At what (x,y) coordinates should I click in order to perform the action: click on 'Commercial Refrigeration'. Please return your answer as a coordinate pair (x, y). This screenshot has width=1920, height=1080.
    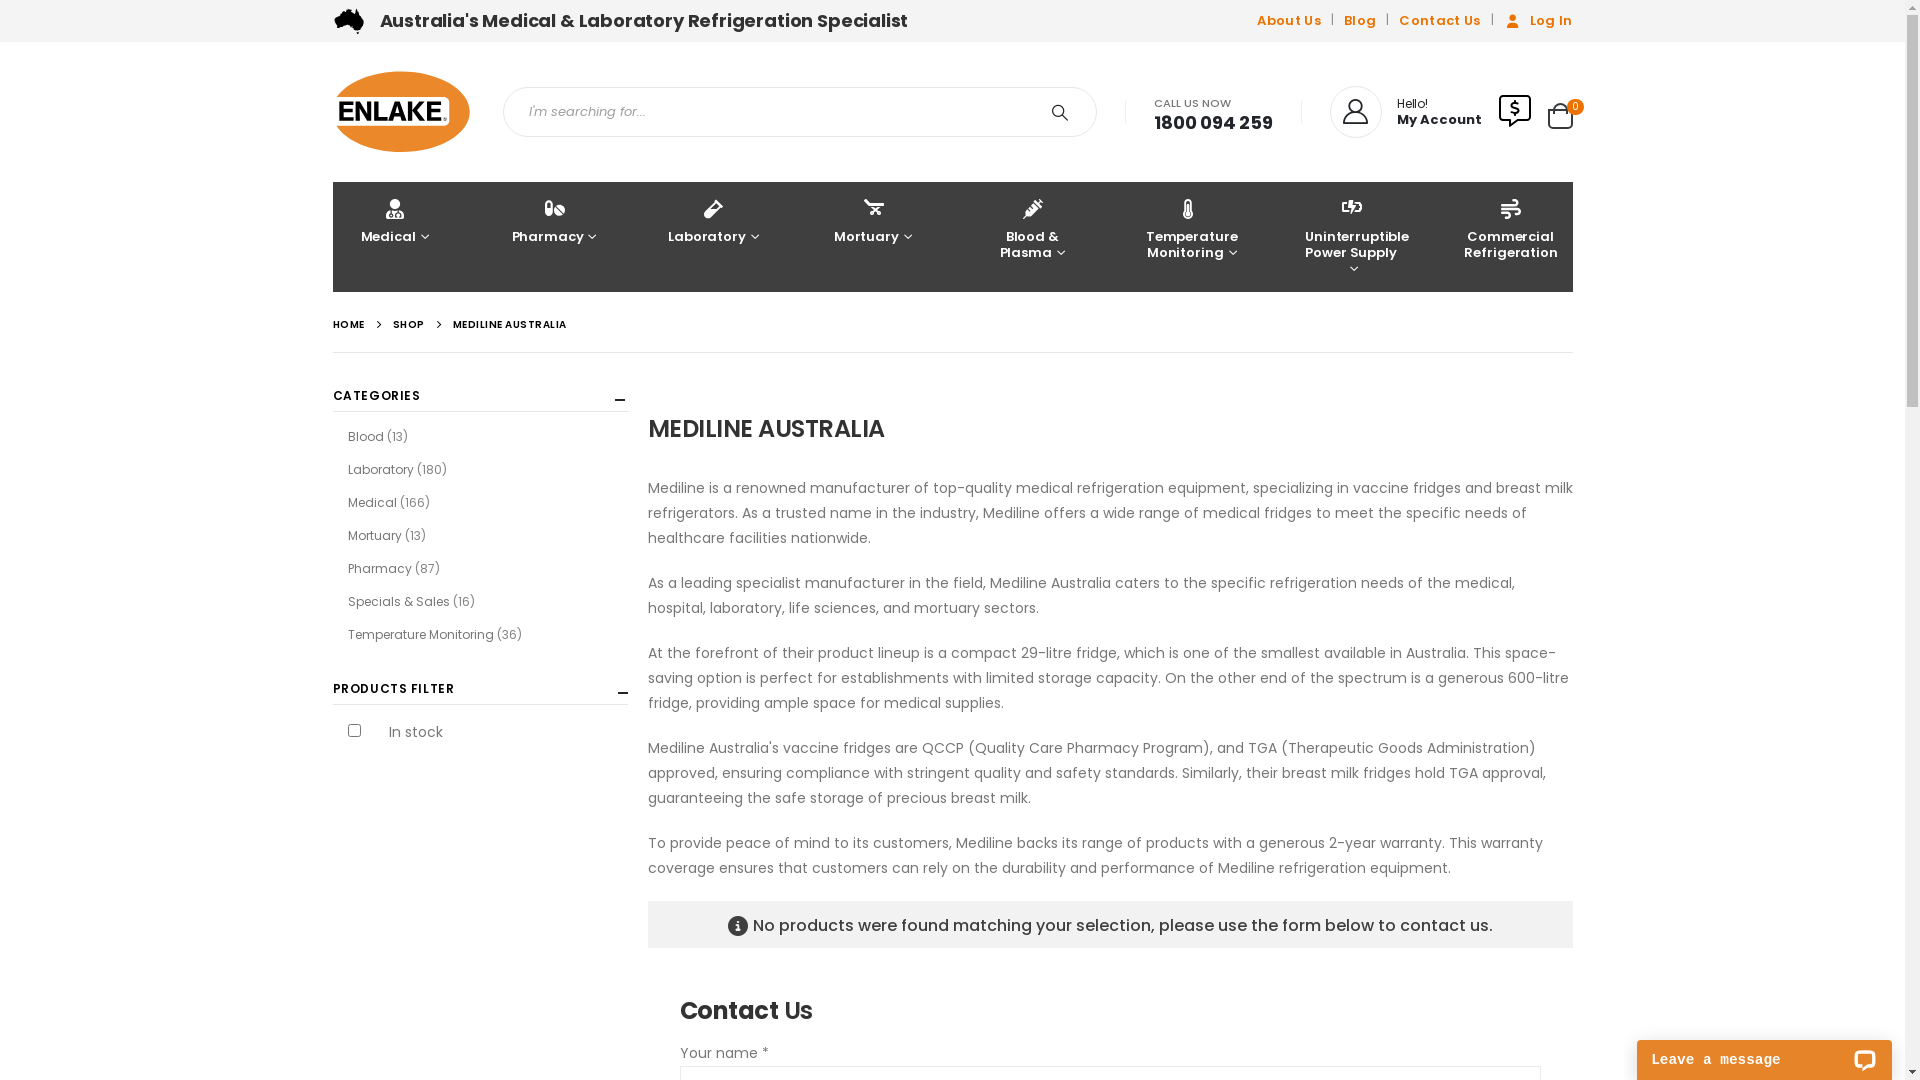
    Looking at the image, I should click on (1510, 235).